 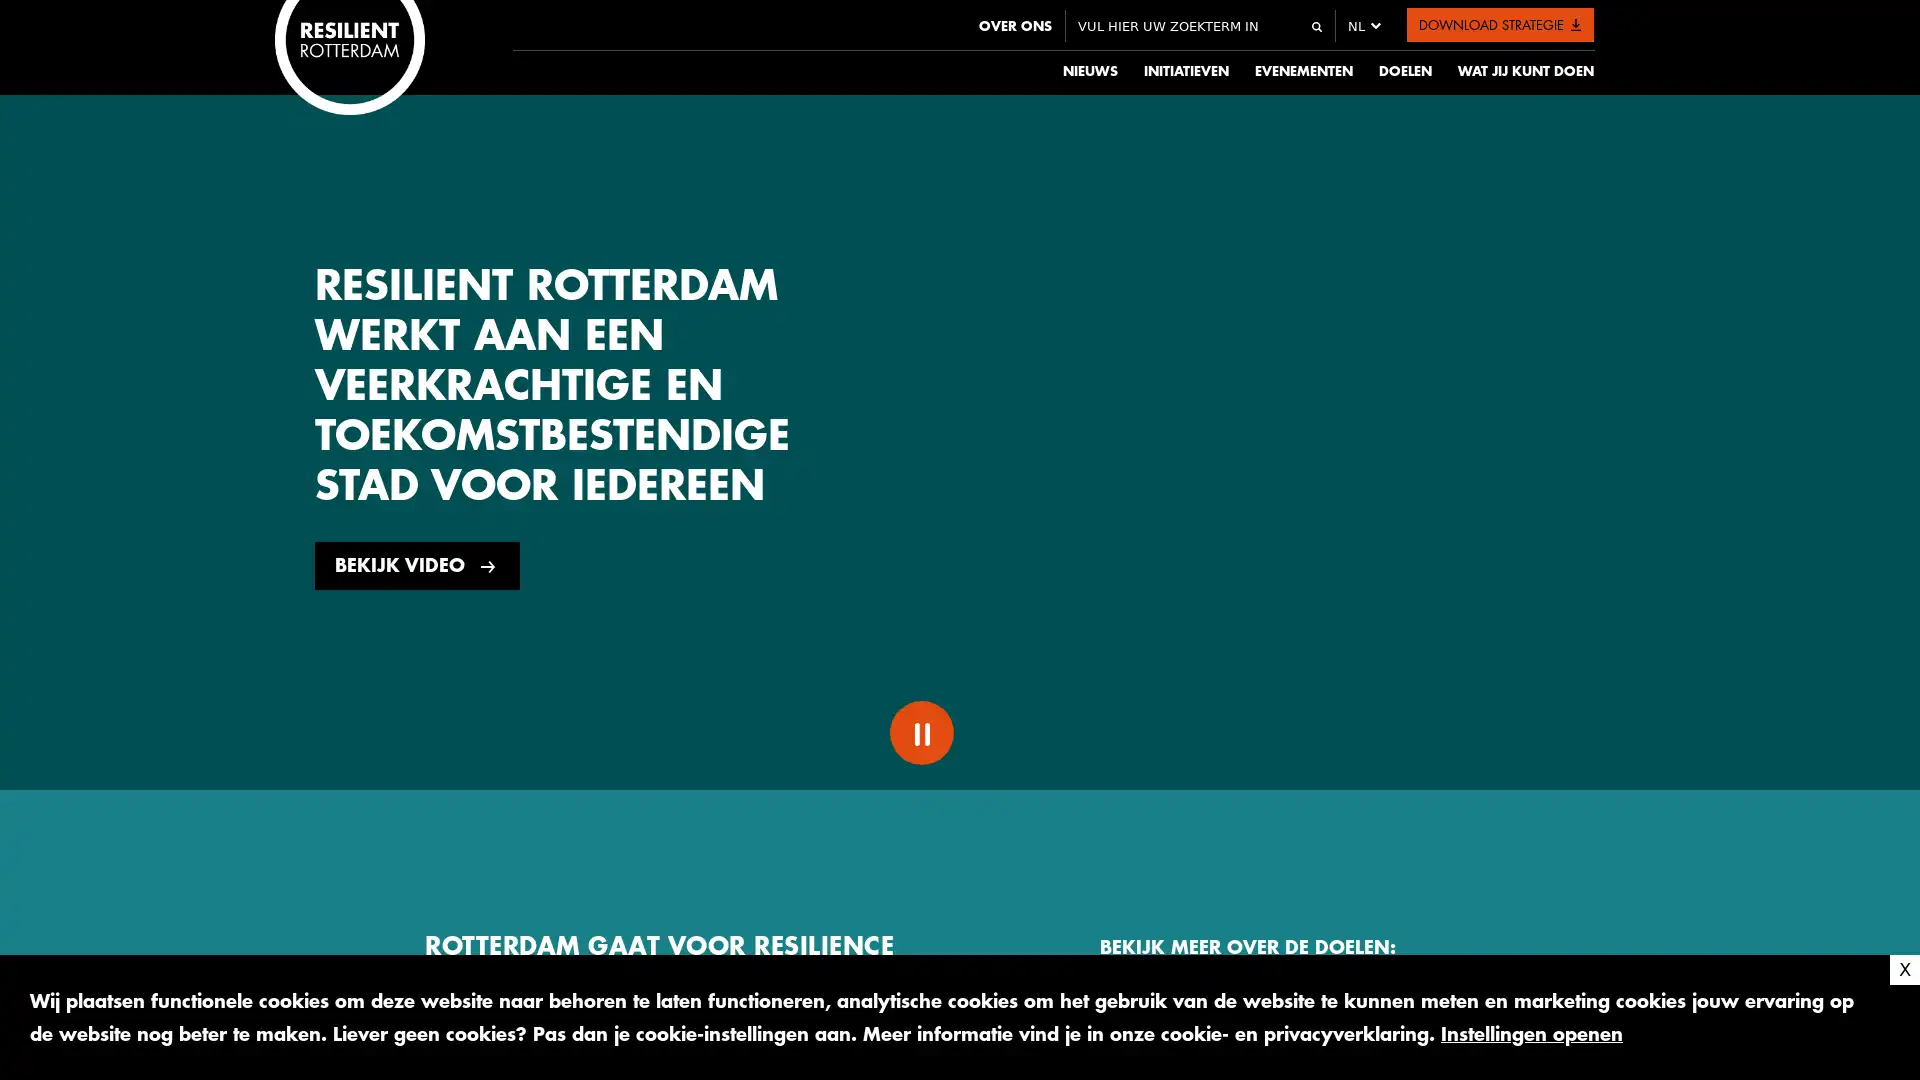 What do you see at coordinates (416, 566) in the screenshot?
I see `BEKIJK VIDEO` at bounding box center [416, 566].